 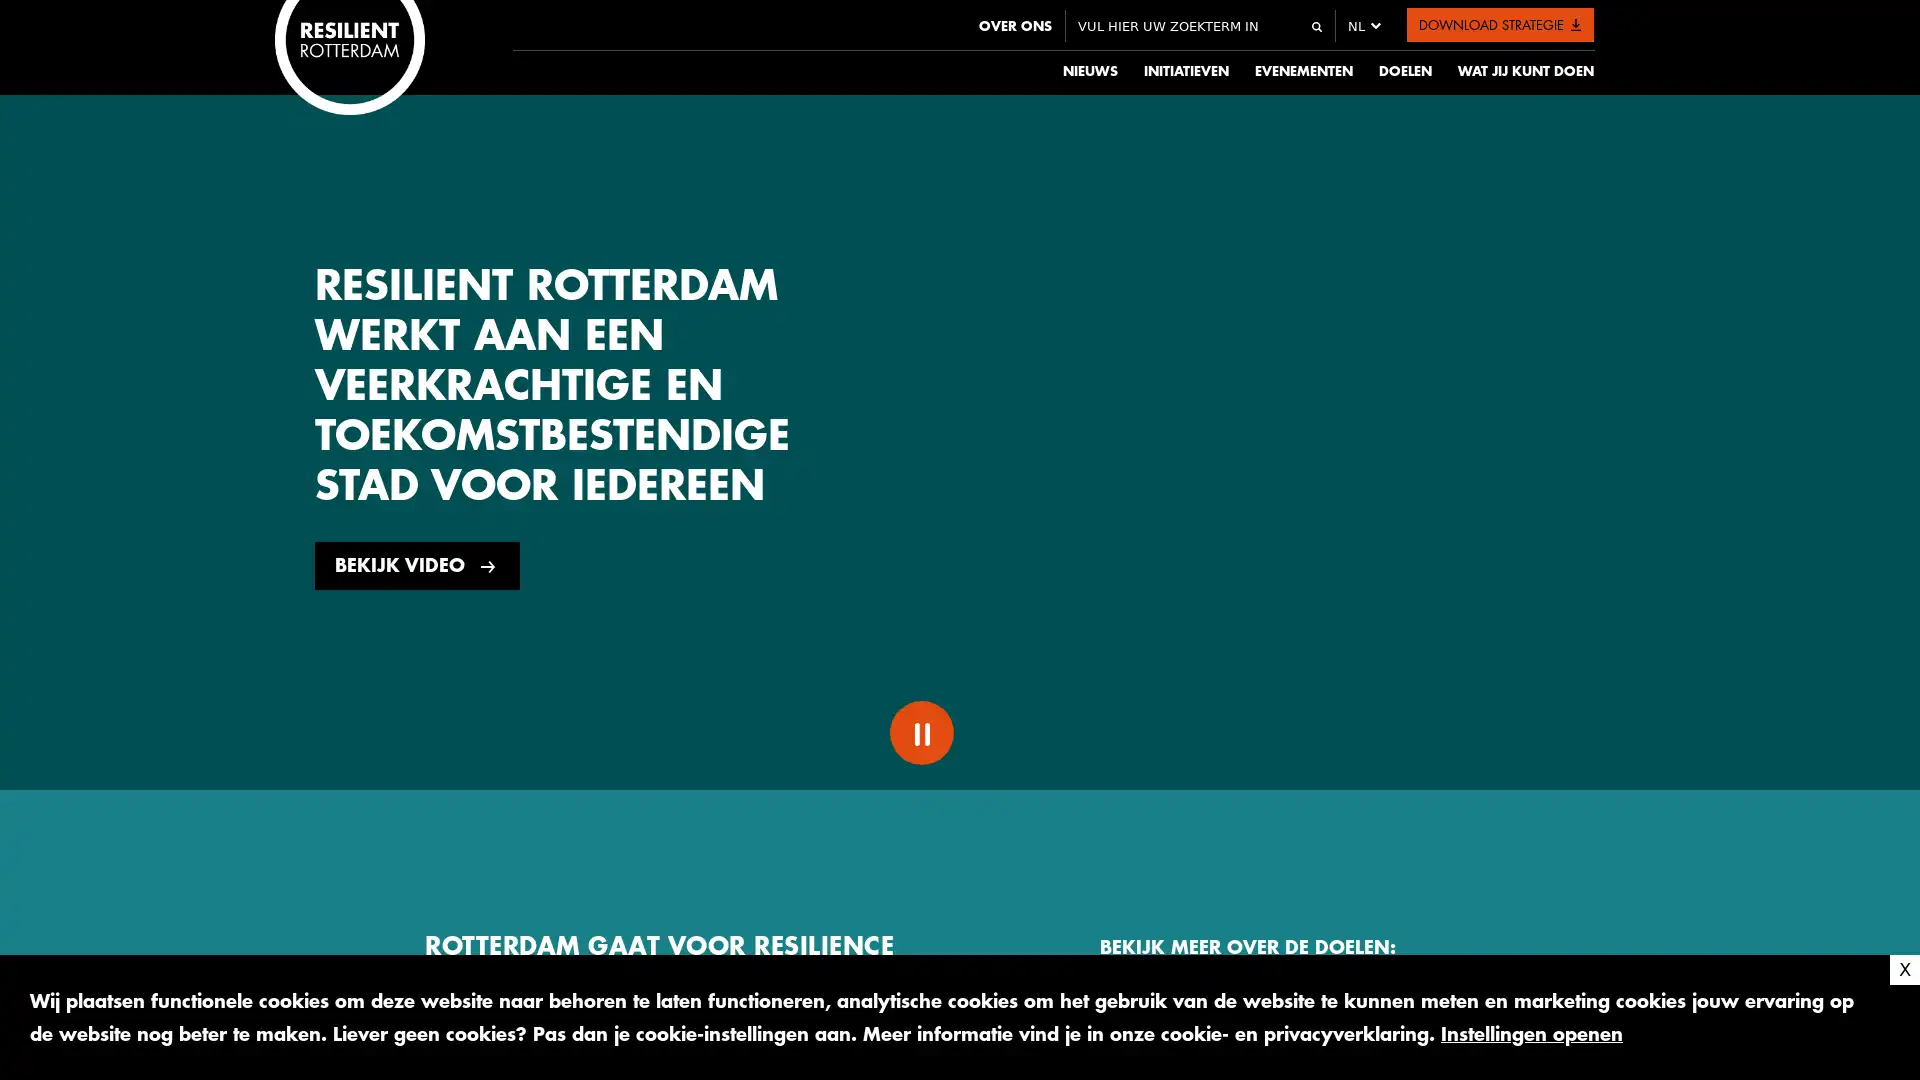 What do you see at coordinates (416, 566) in the screenshot?
I see `BEKIJK VIDEO` at bounding box center [416, 566].